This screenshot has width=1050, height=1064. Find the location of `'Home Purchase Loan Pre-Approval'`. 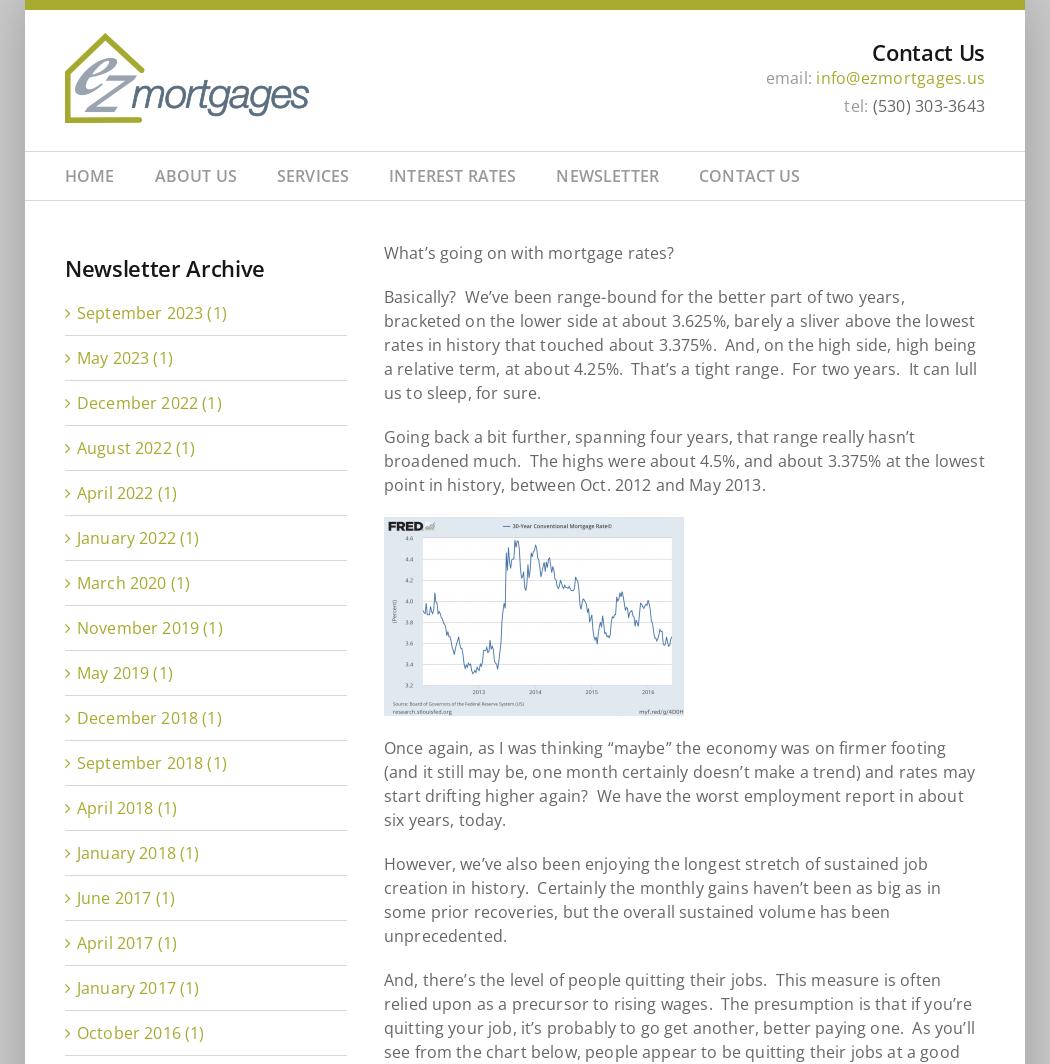

'Home Purchase Loan Pre-Approval' is located at coordinates (294, 499).